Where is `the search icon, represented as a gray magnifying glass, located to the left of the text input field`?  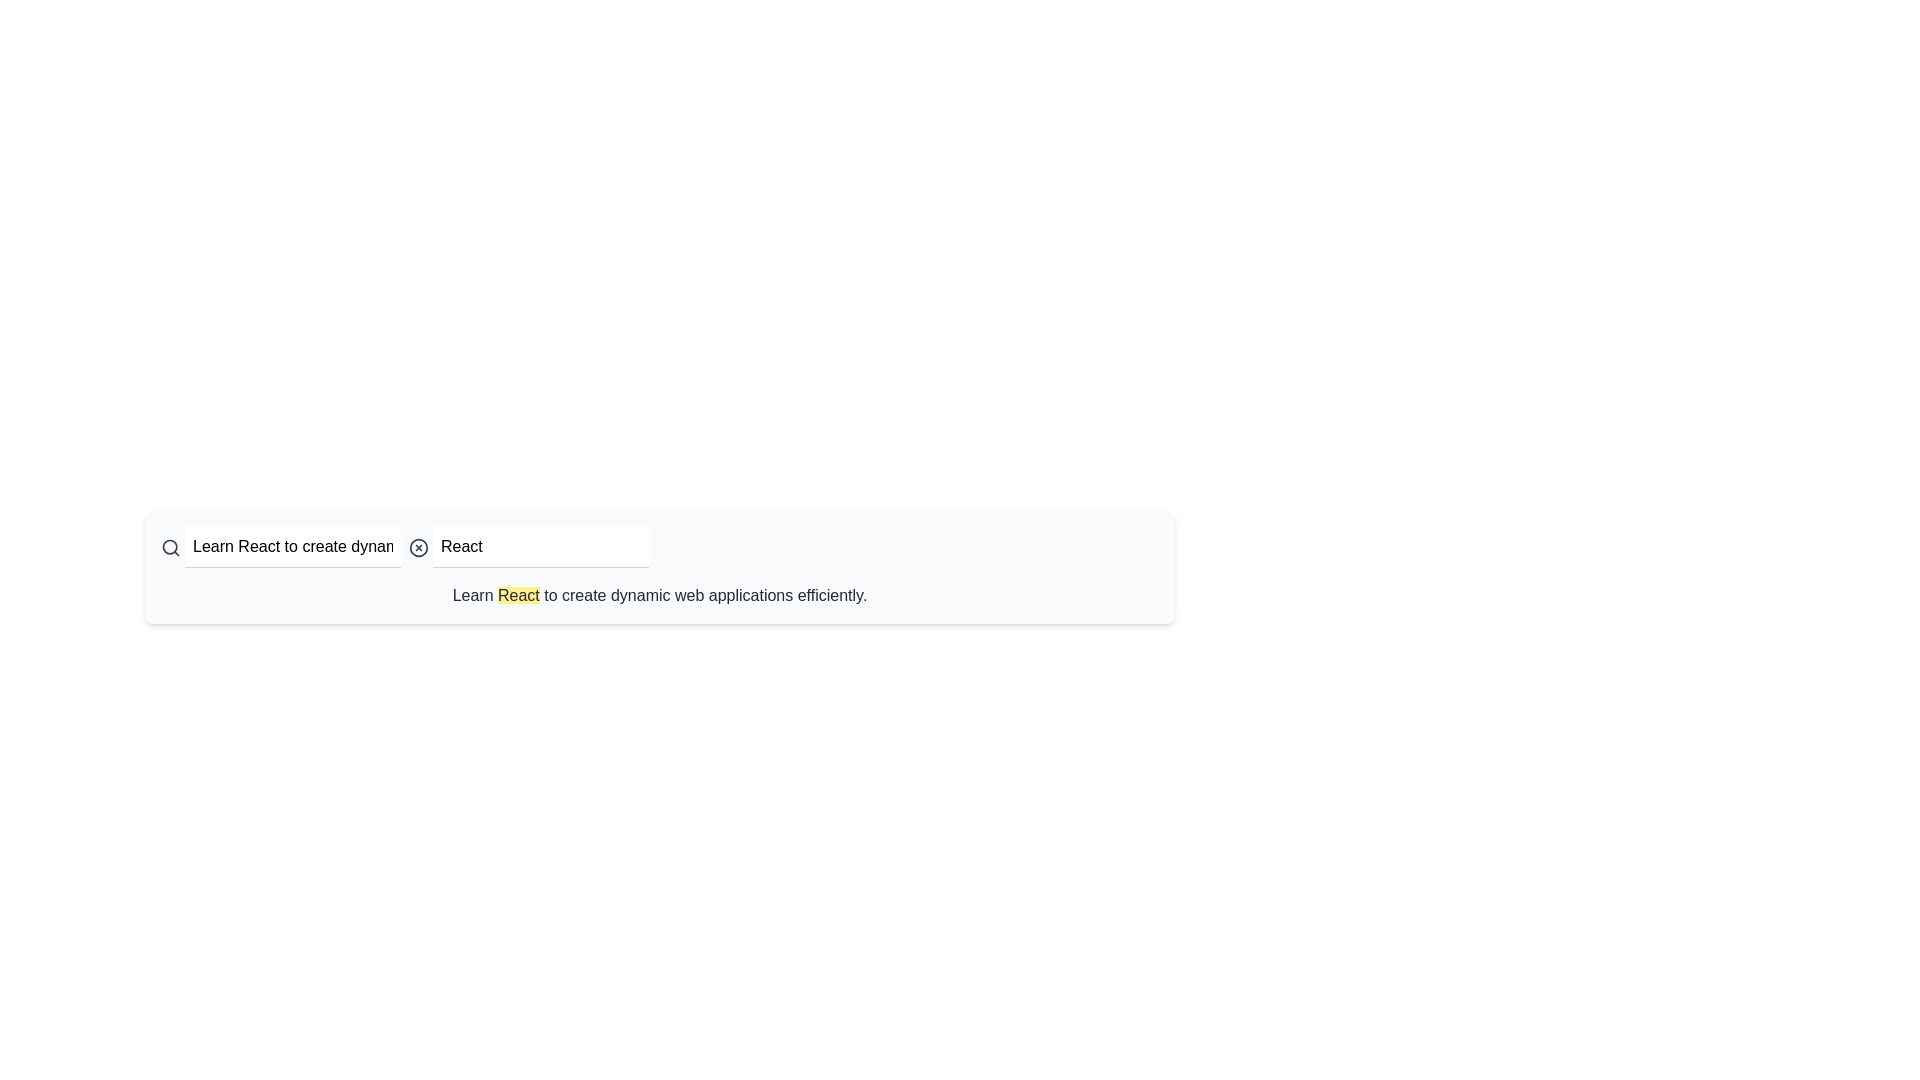 the search icon, represented as a gray magnifying glass, located to the left of the text input field is located at coordinates (171, 547).